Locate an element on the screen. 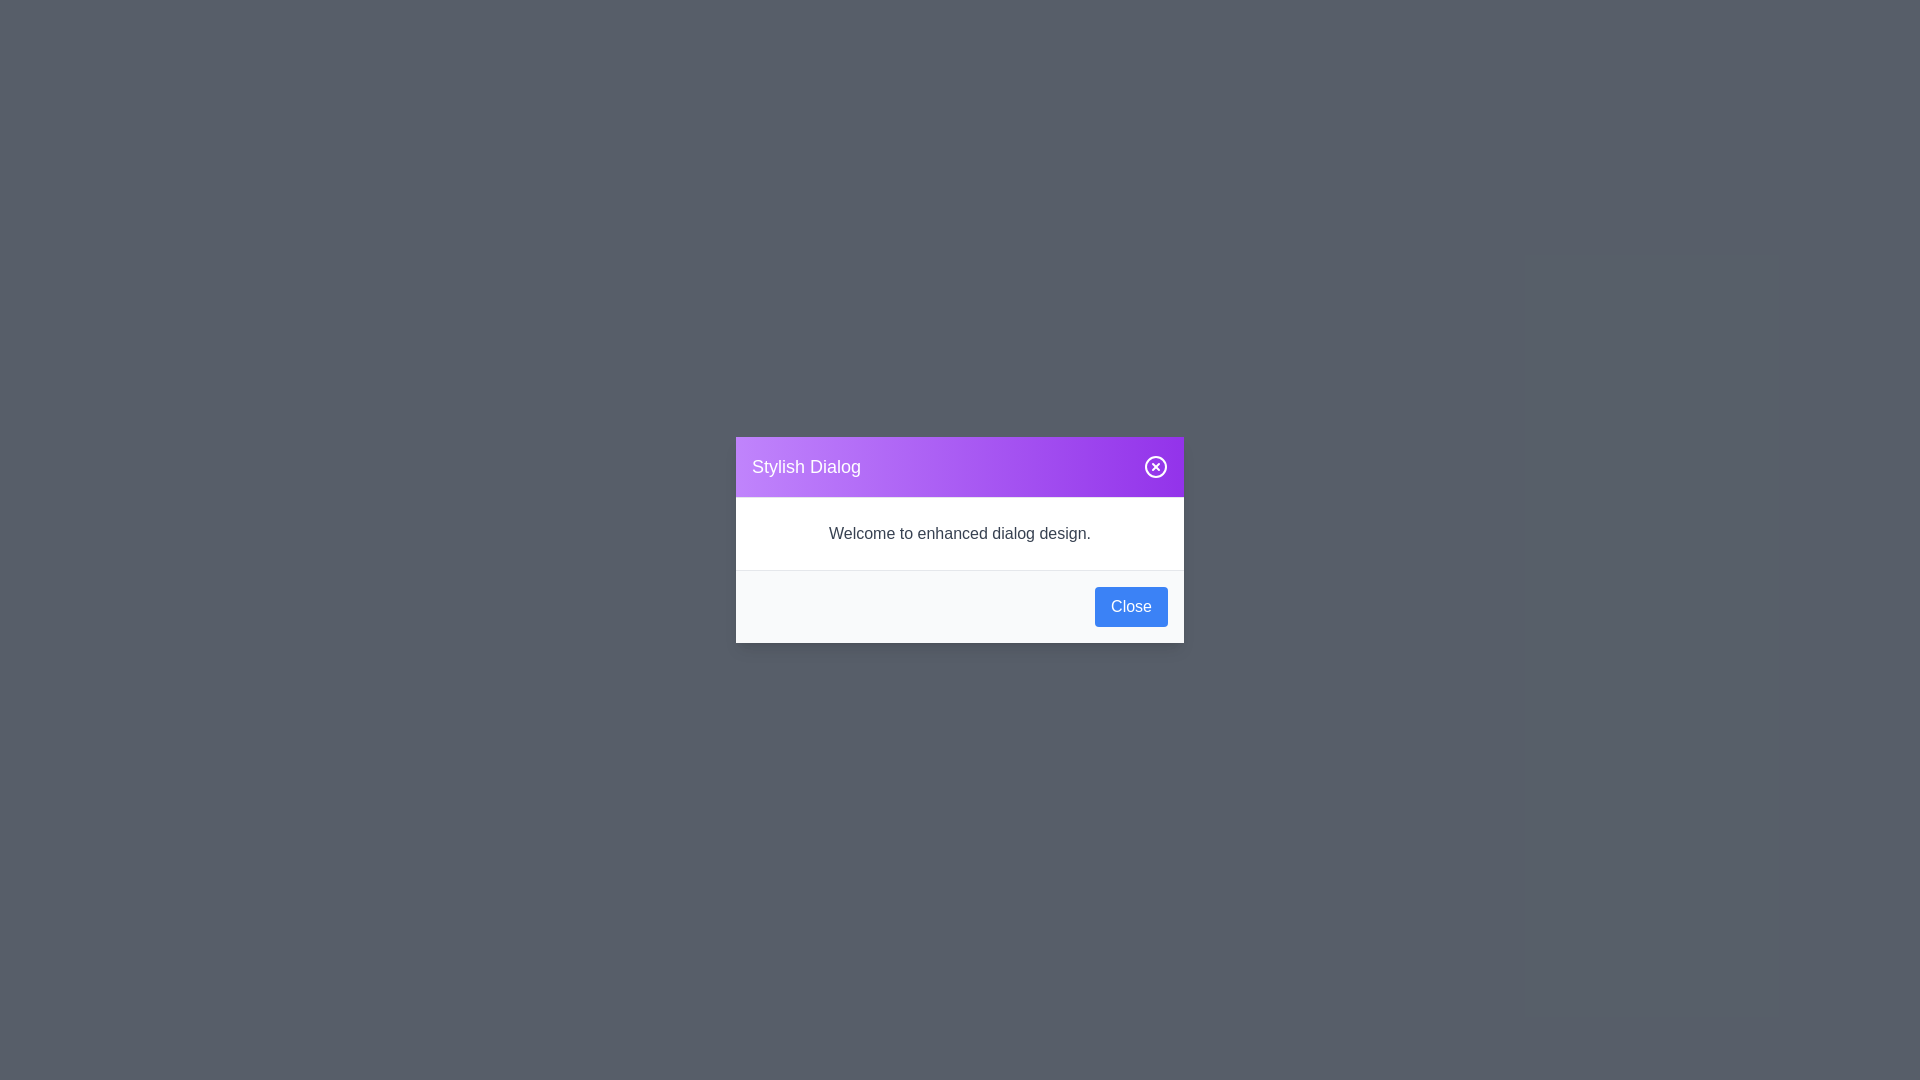  the 'Stylish Dialog' modal dialog box that has a prominent title and a blue 'Close' button at the bottom is located at coordinates (960, 540).